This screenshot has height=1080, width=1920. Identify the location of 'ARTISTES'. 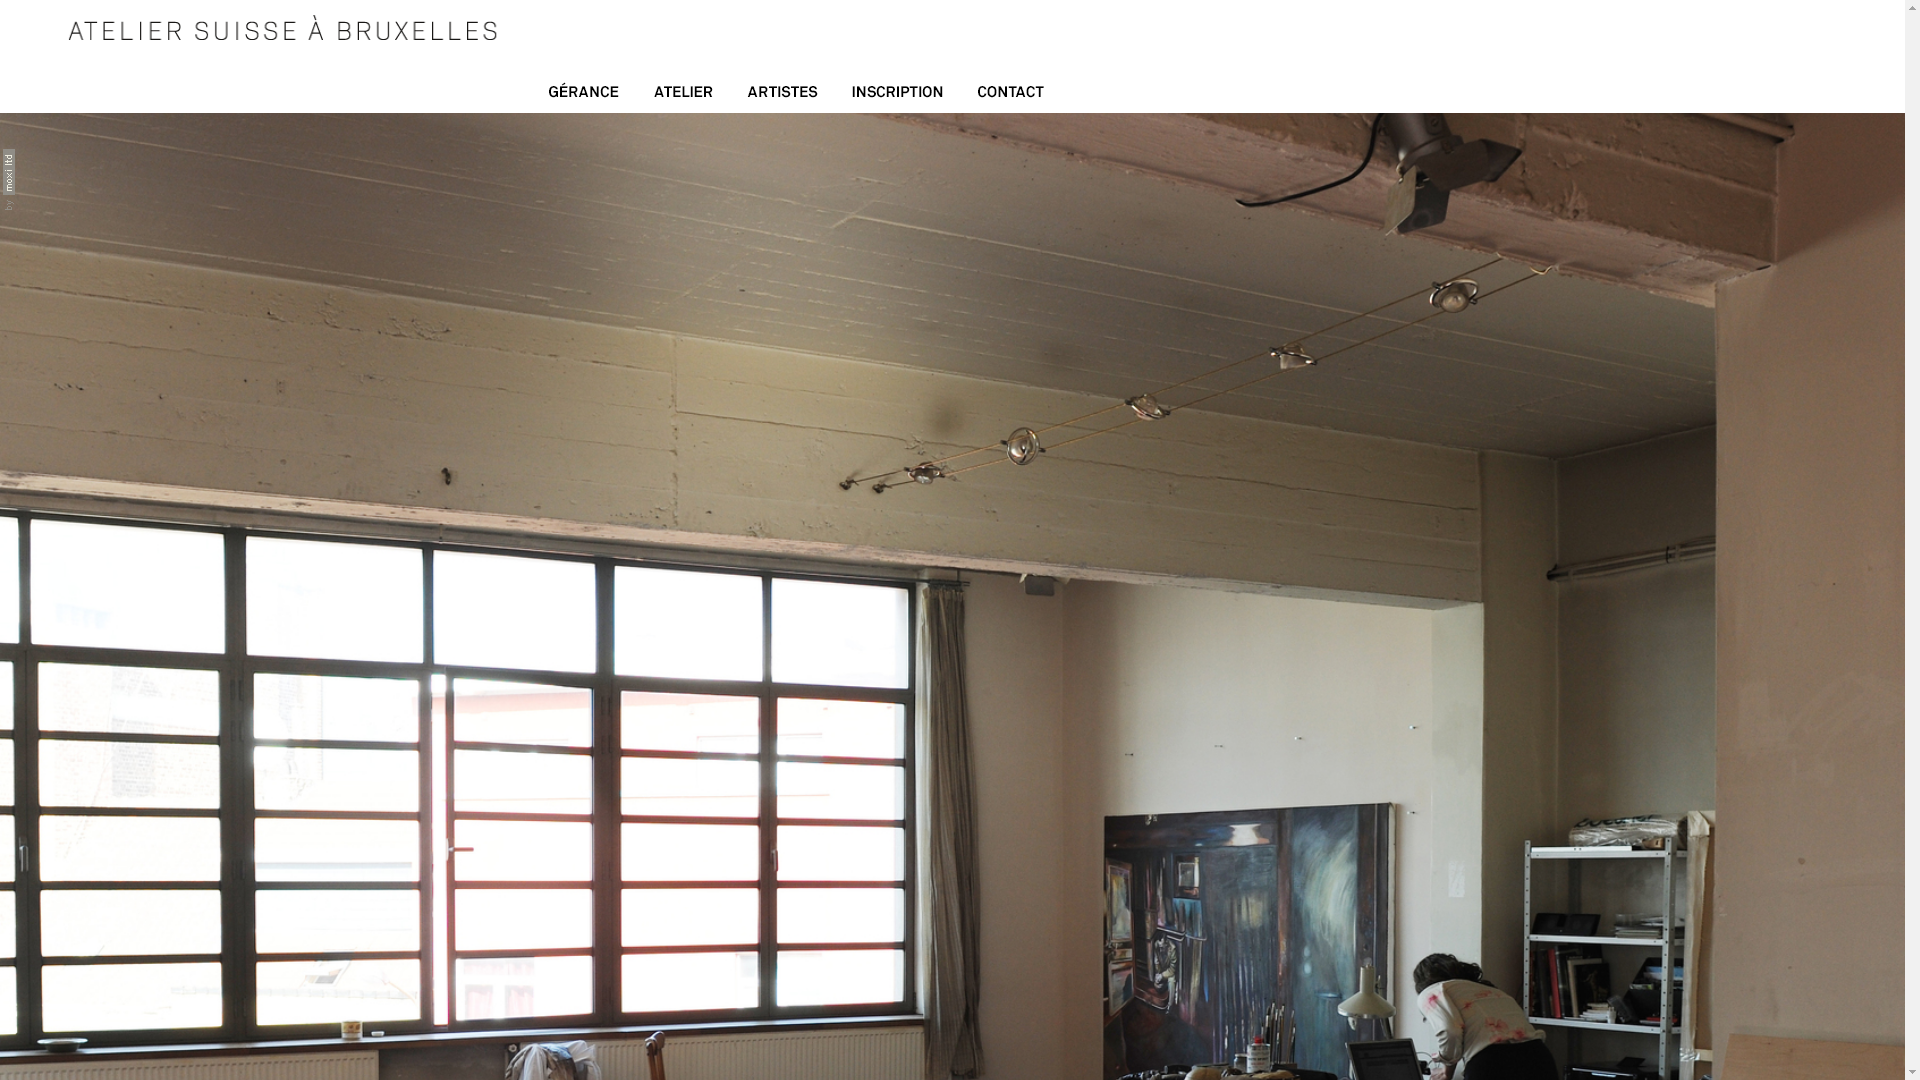
(729, 96).